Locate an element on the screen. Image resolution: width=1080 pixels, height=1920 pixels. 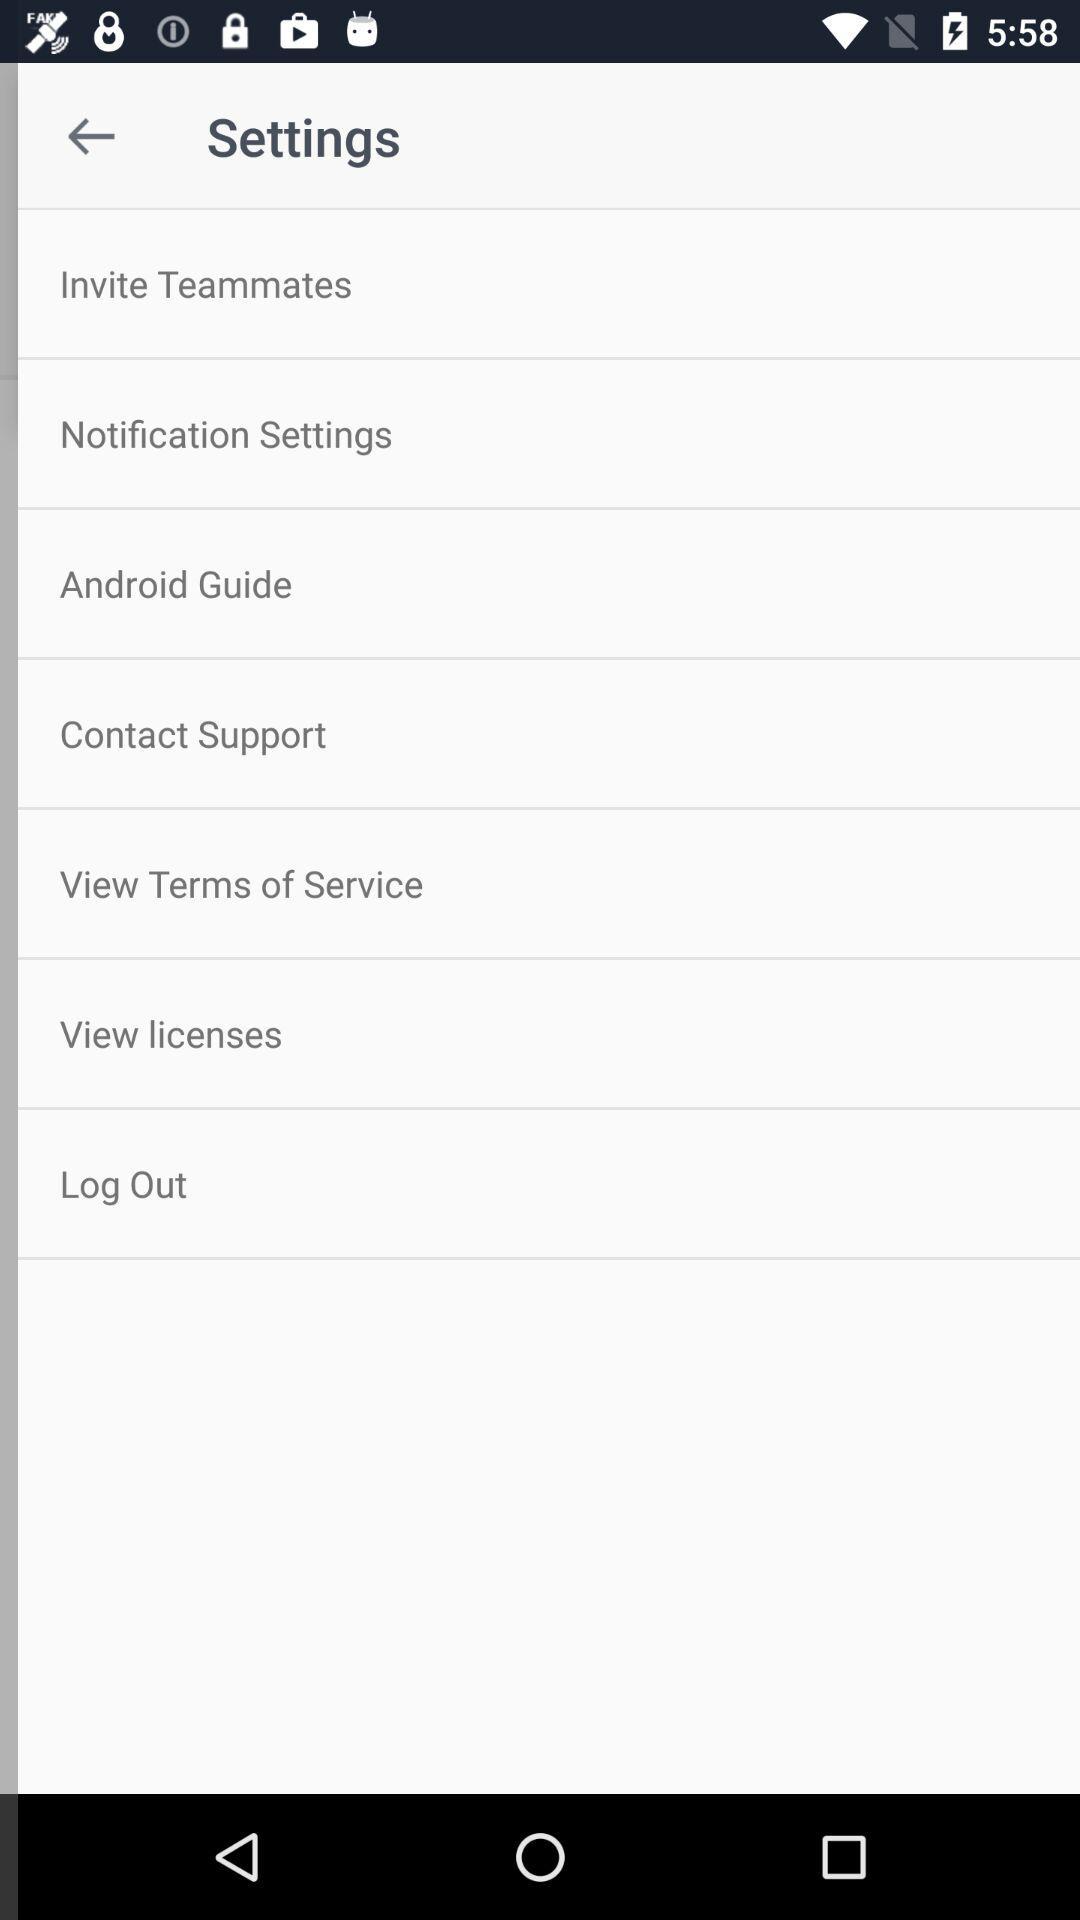
invite teammates item is located at coordinates (540, 282).